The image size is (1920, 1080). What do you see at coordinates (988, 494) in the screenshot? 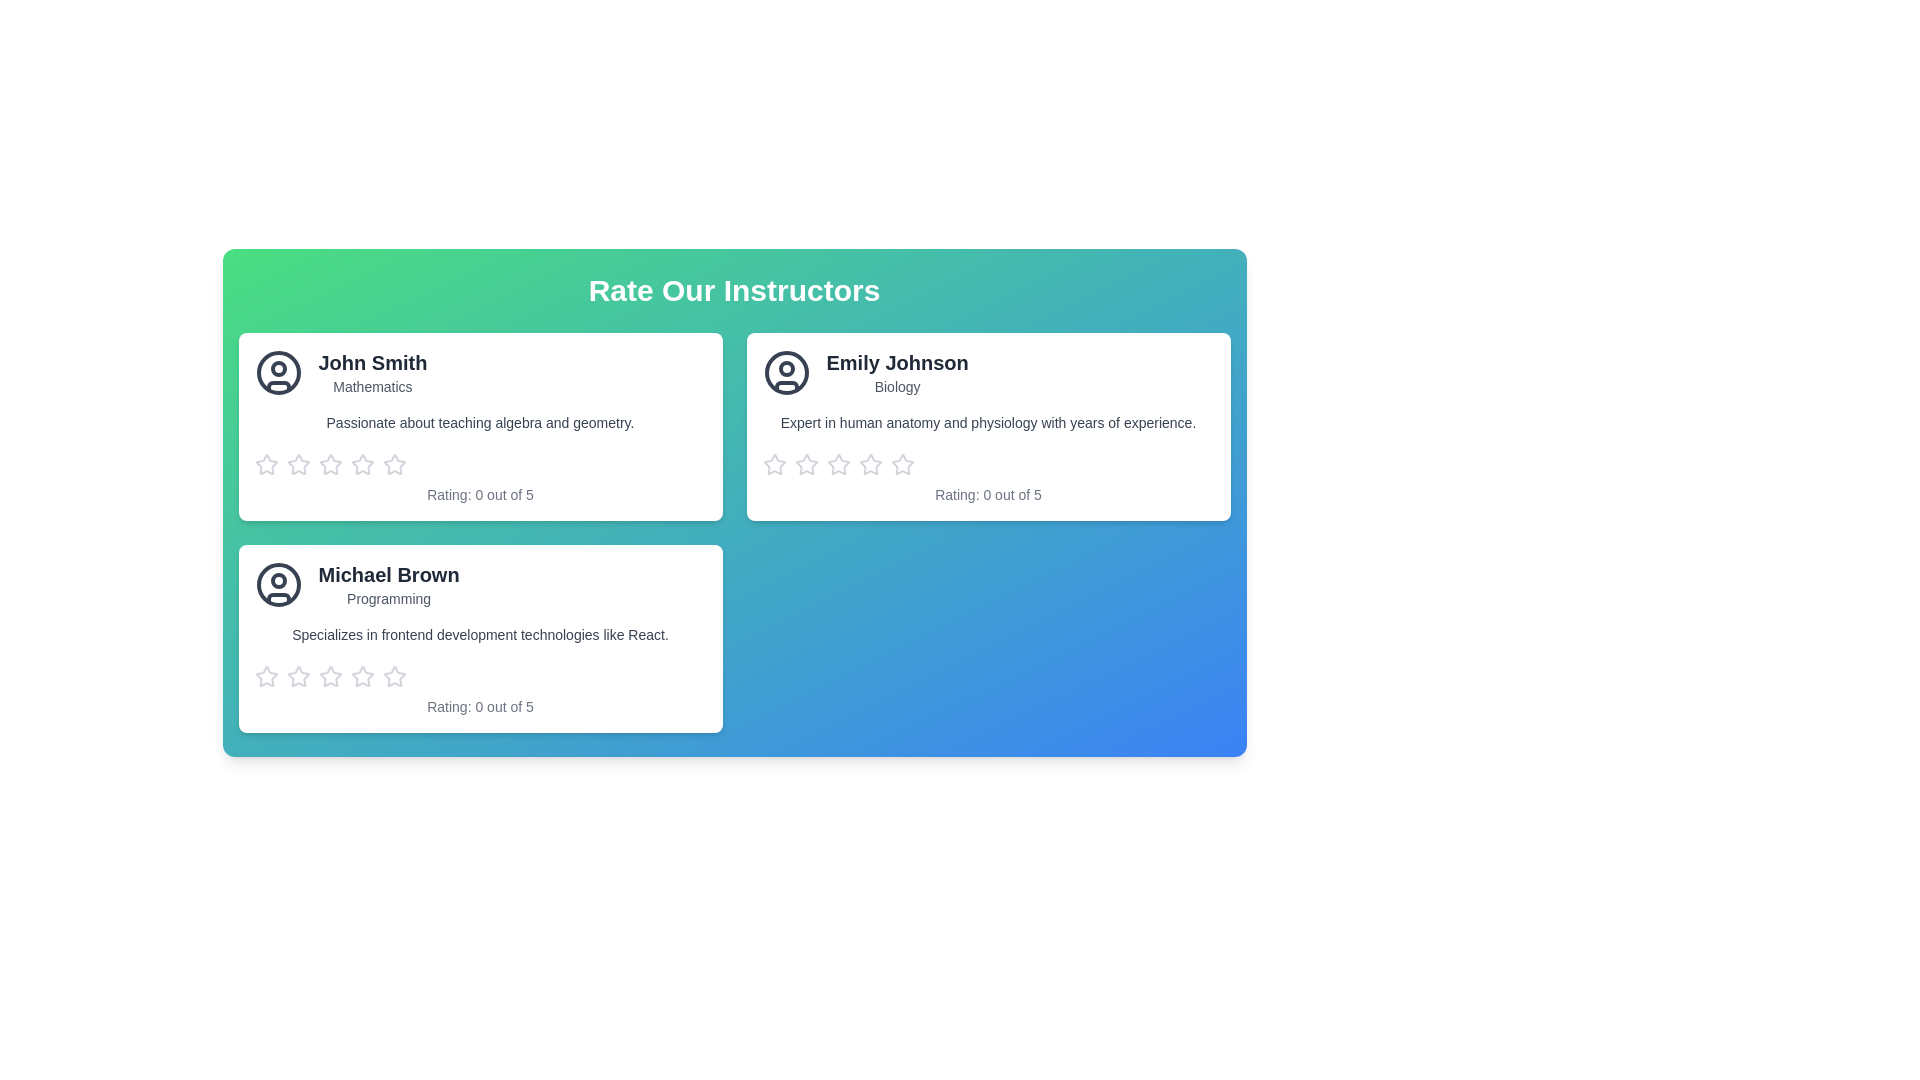
I see `the text label displaying 'Rating: 0 out of 5' located beneath the star rating icons in Emily Johnson's profile card` at bounding box center [988, 494].